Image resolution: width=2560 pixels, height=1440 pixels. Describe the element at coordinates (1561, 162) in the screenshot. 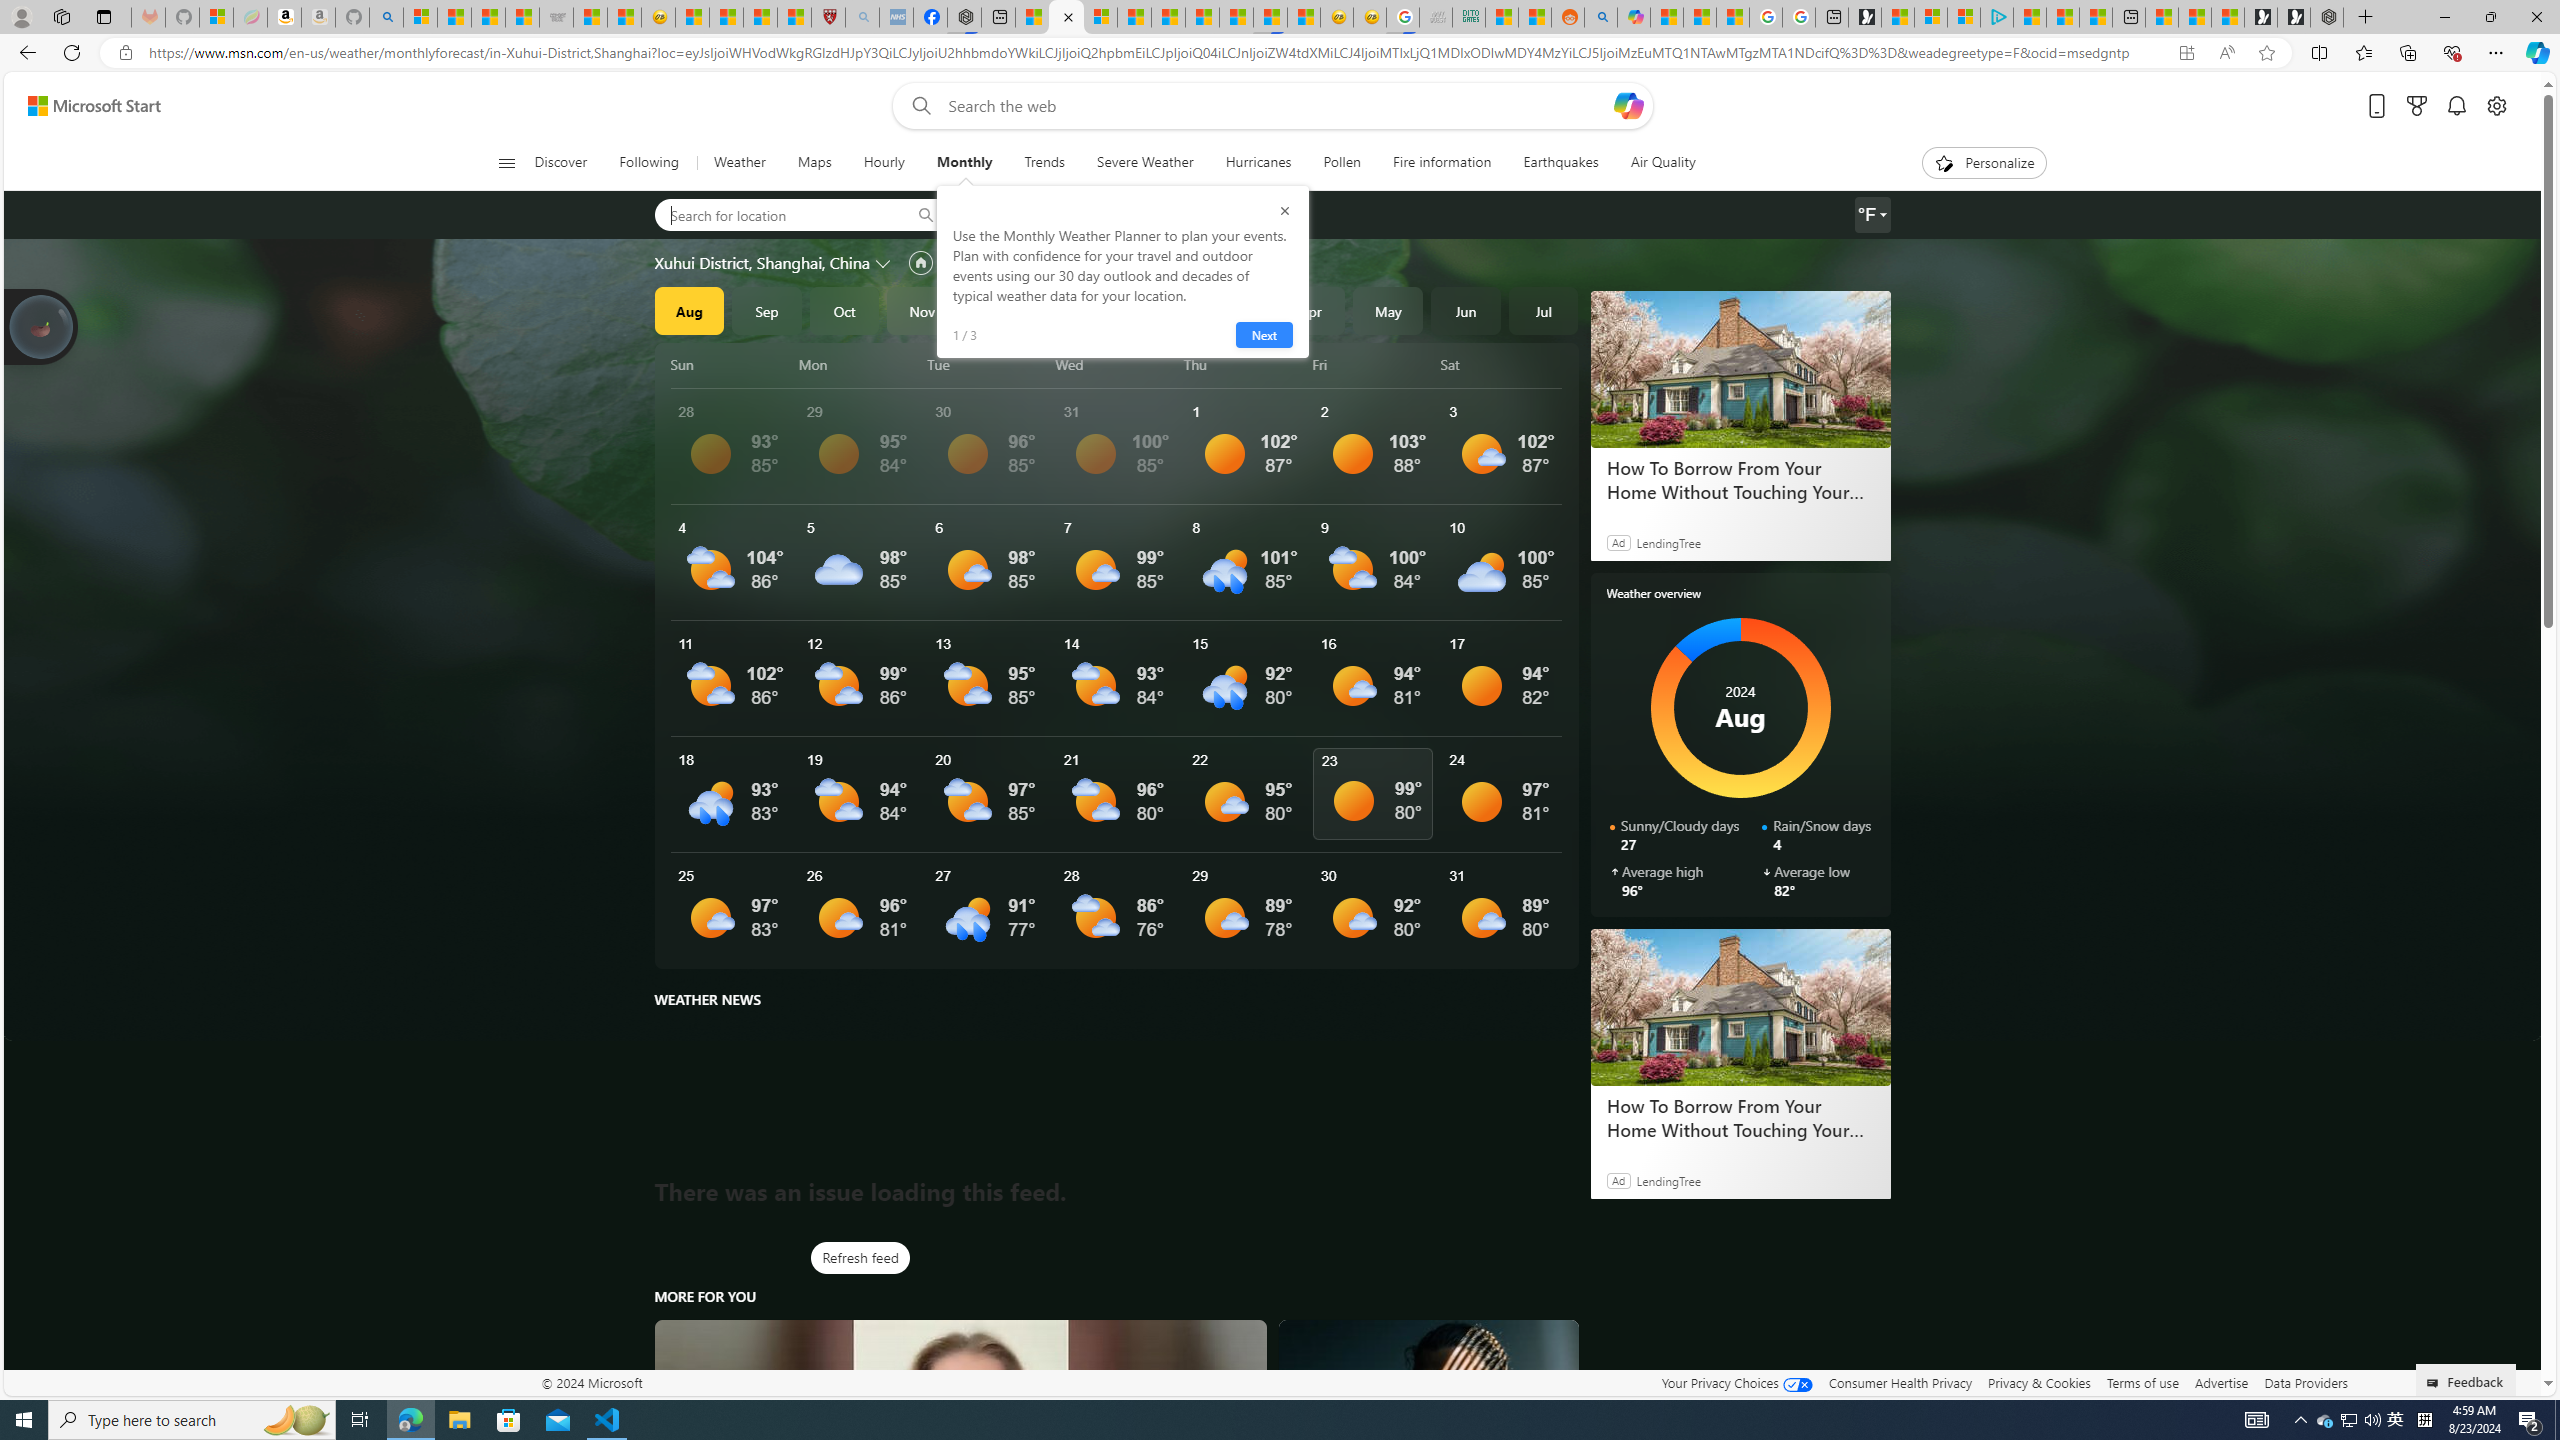

I see `'Earthquakes'` at that location.